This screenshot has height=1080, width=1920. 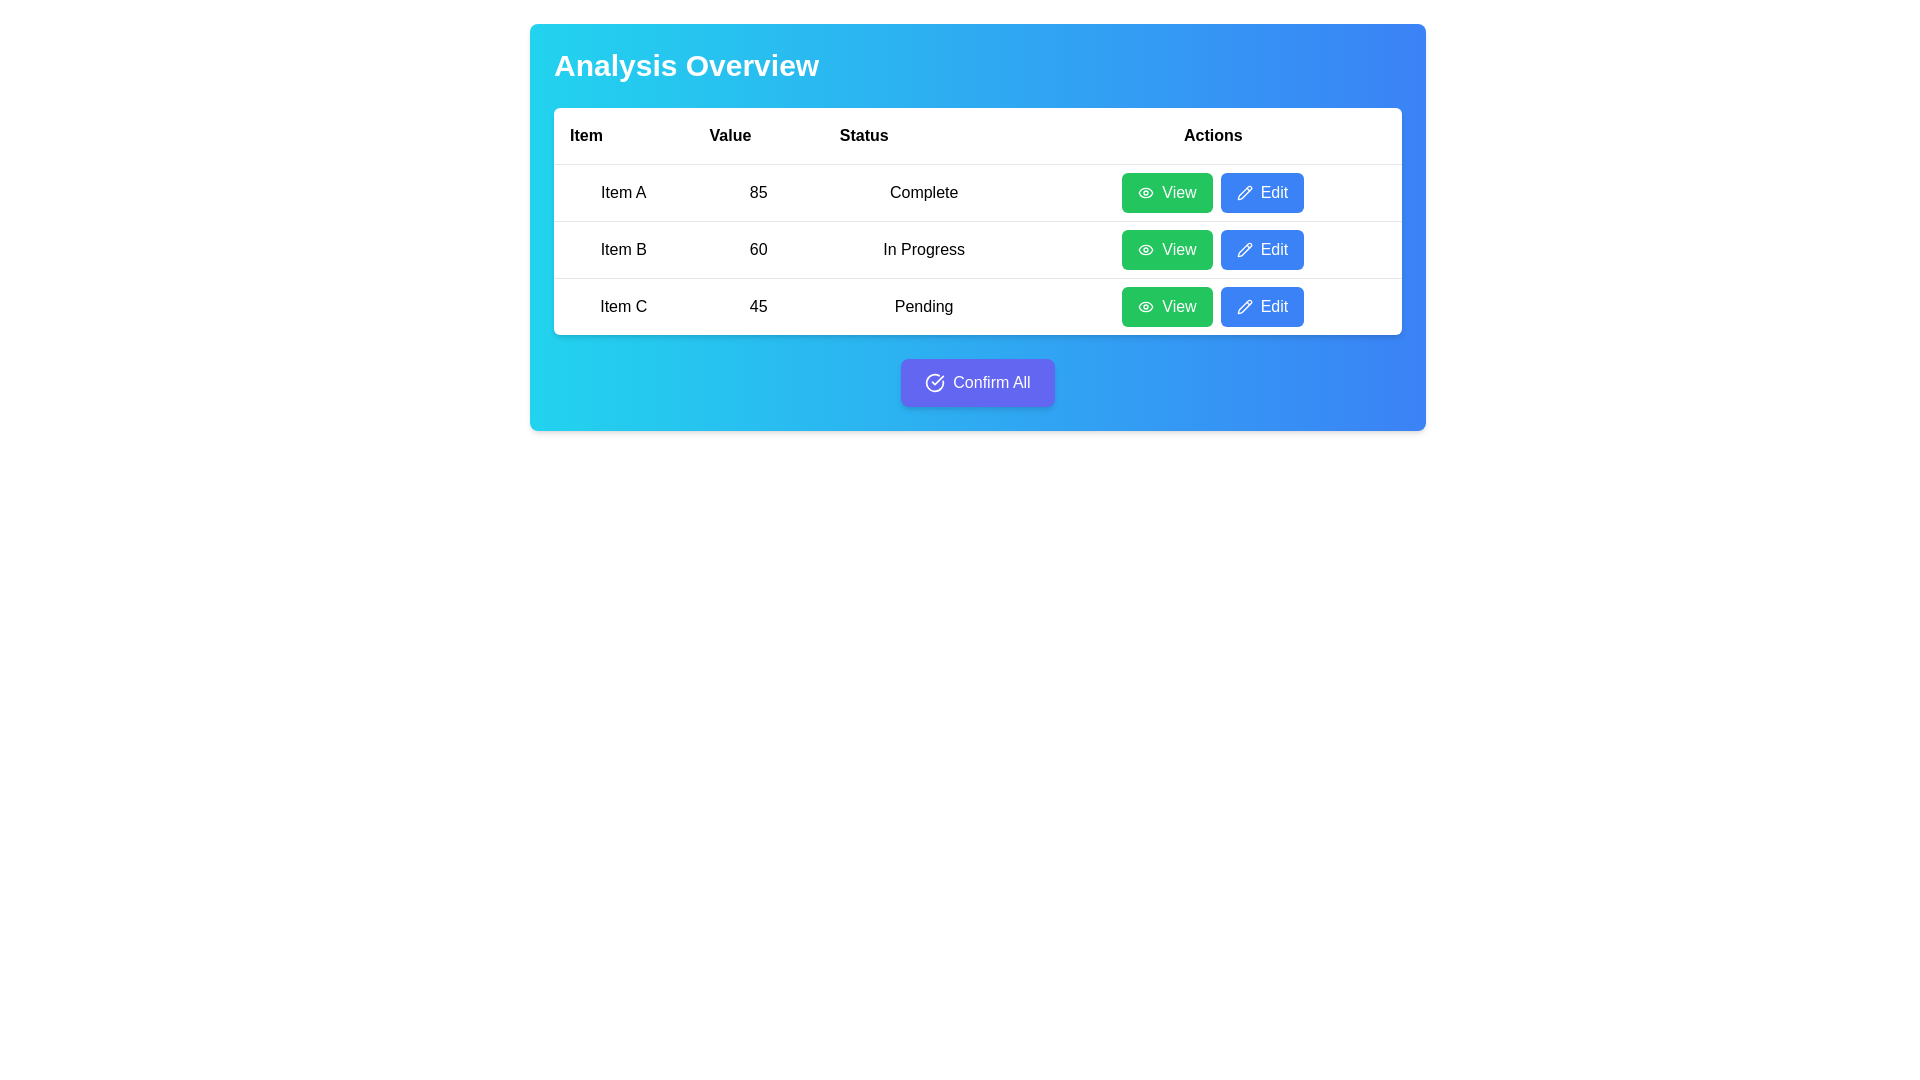 I want to click on the pencil icon representing the 'Edit' action located within the 'Edit' button in the 'Actions' column of the last row for 'Item C', so click(x=1243, y=307).